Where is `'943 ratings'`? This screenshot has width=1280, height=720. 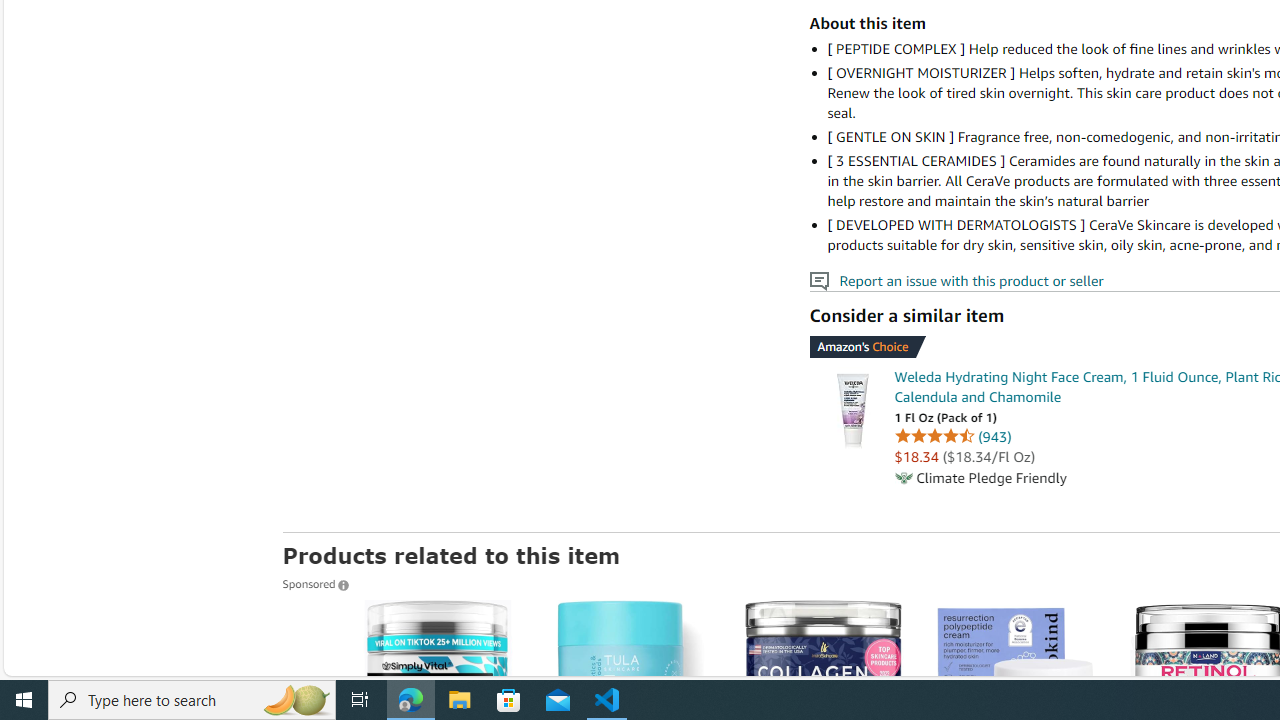 '943 ratings' is located at coordinates (995, 435).